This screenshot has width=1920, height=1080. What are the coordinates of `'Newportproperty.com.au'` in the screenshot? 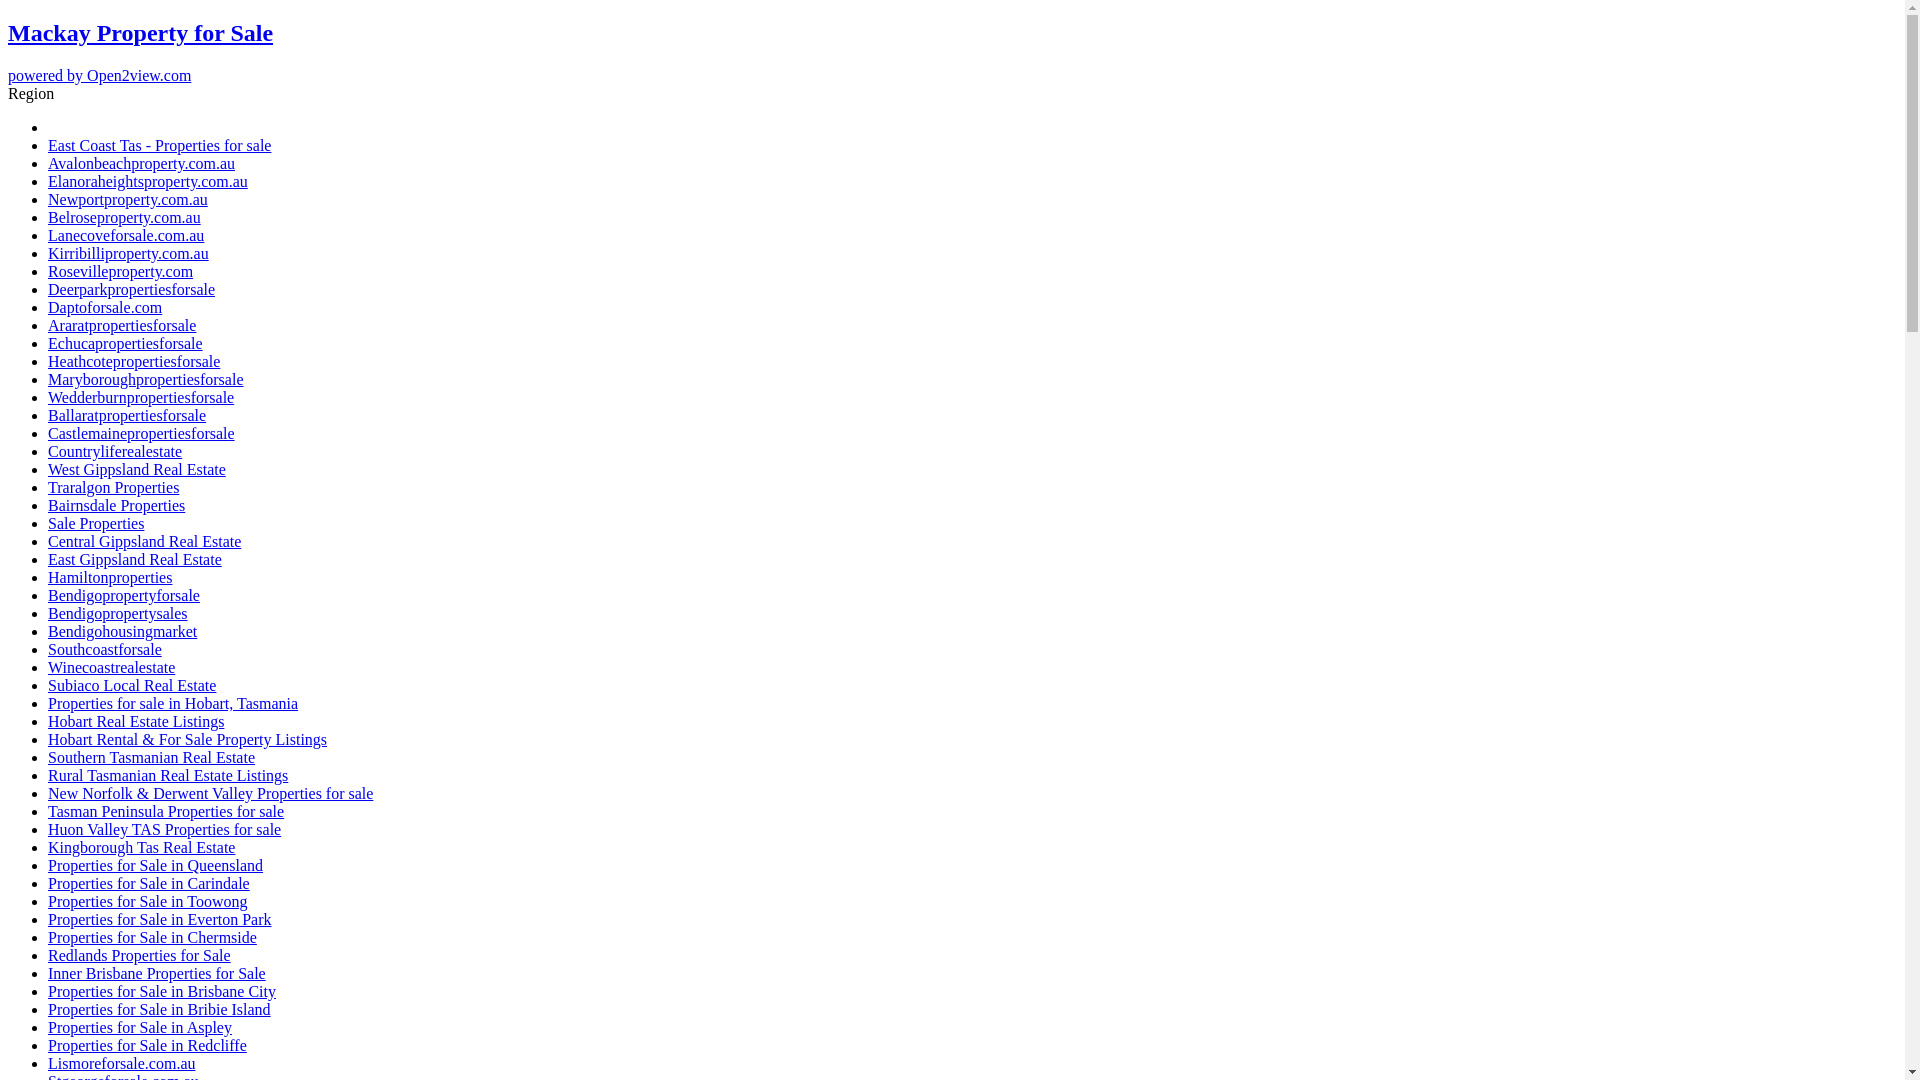 It's located at (127, 199).